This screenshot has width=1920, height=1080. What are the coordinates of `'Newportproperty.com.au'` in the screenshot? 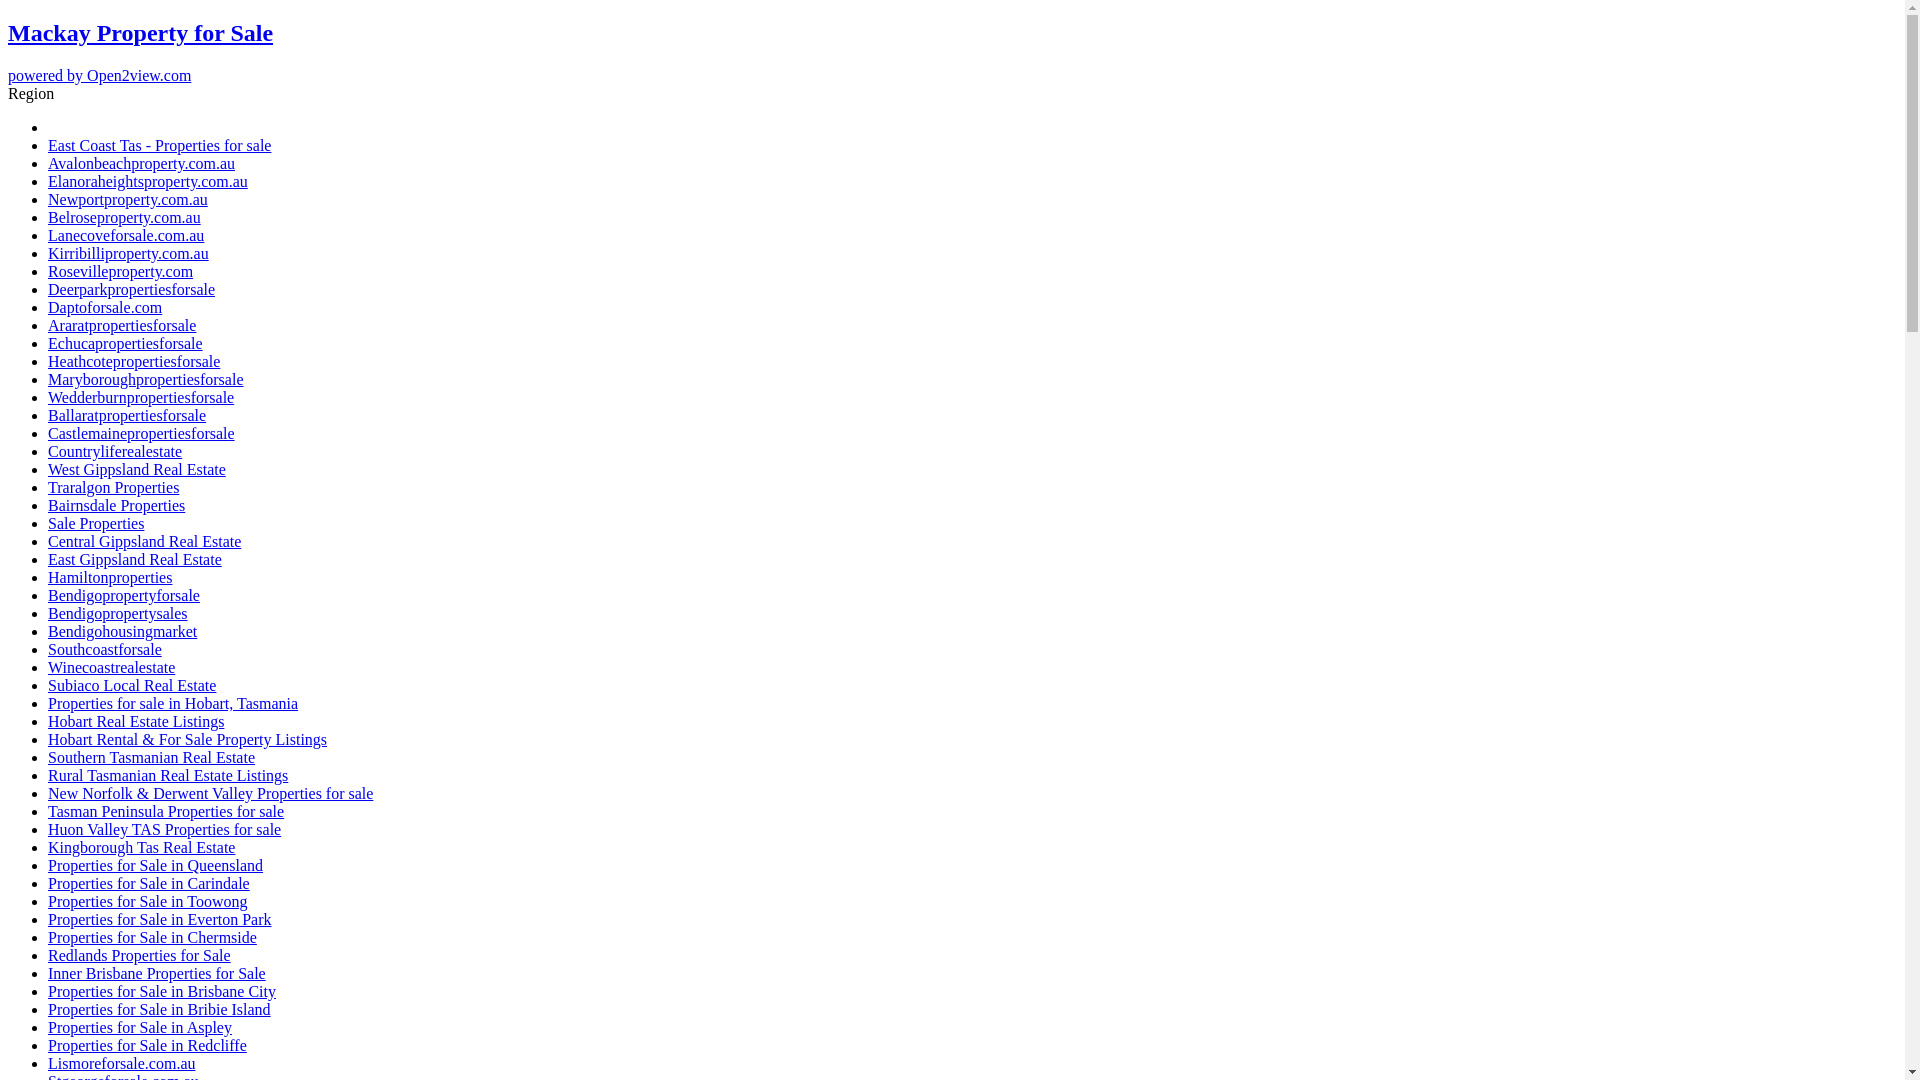 It's located at (127, 199).